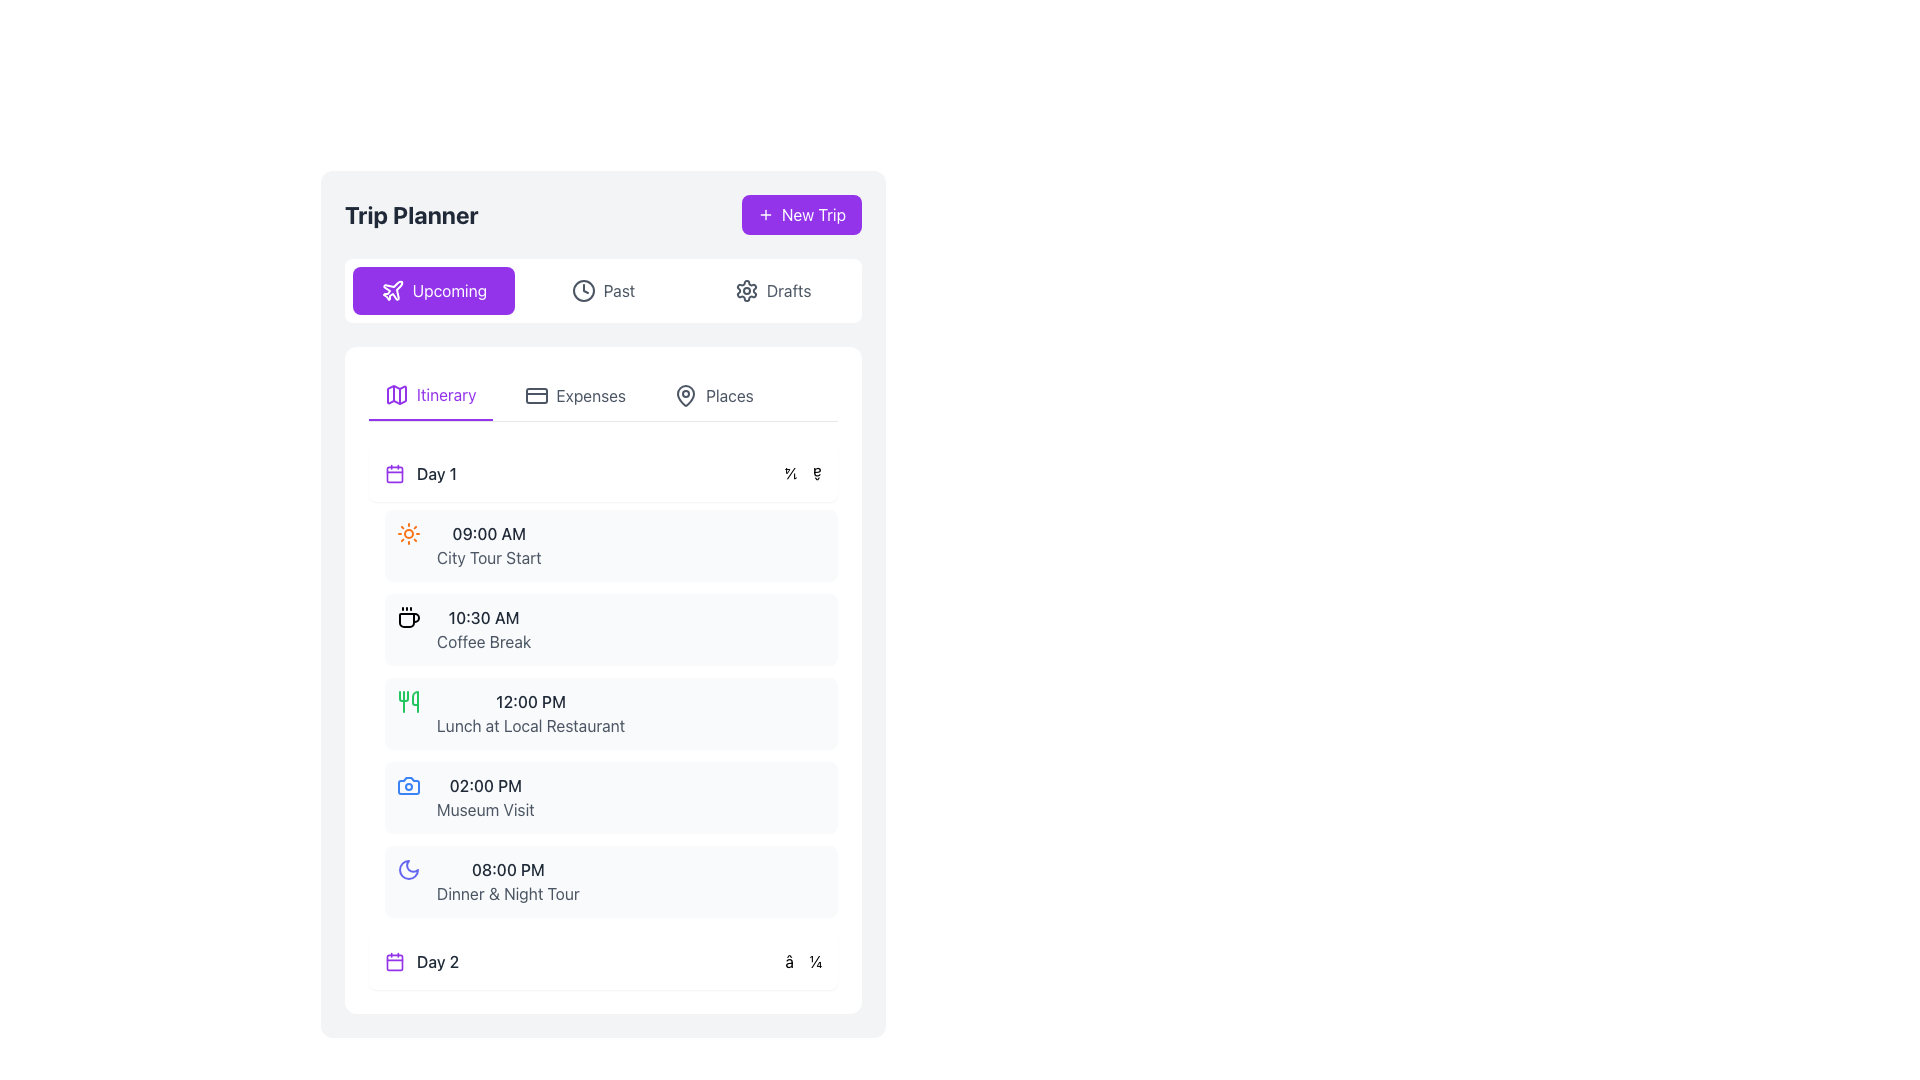 The height and width of the screenshot is (1080, 1920). What do you see at coordinates (602, 681) in the screenshot?
I see `the 'Day 1' itinerary list item, which includes the detailed schedule of activities such as 'City Tour Start', 'Coffee Break', and 'Lunch at Local Restaurant'` at bounding box center [602, 681].